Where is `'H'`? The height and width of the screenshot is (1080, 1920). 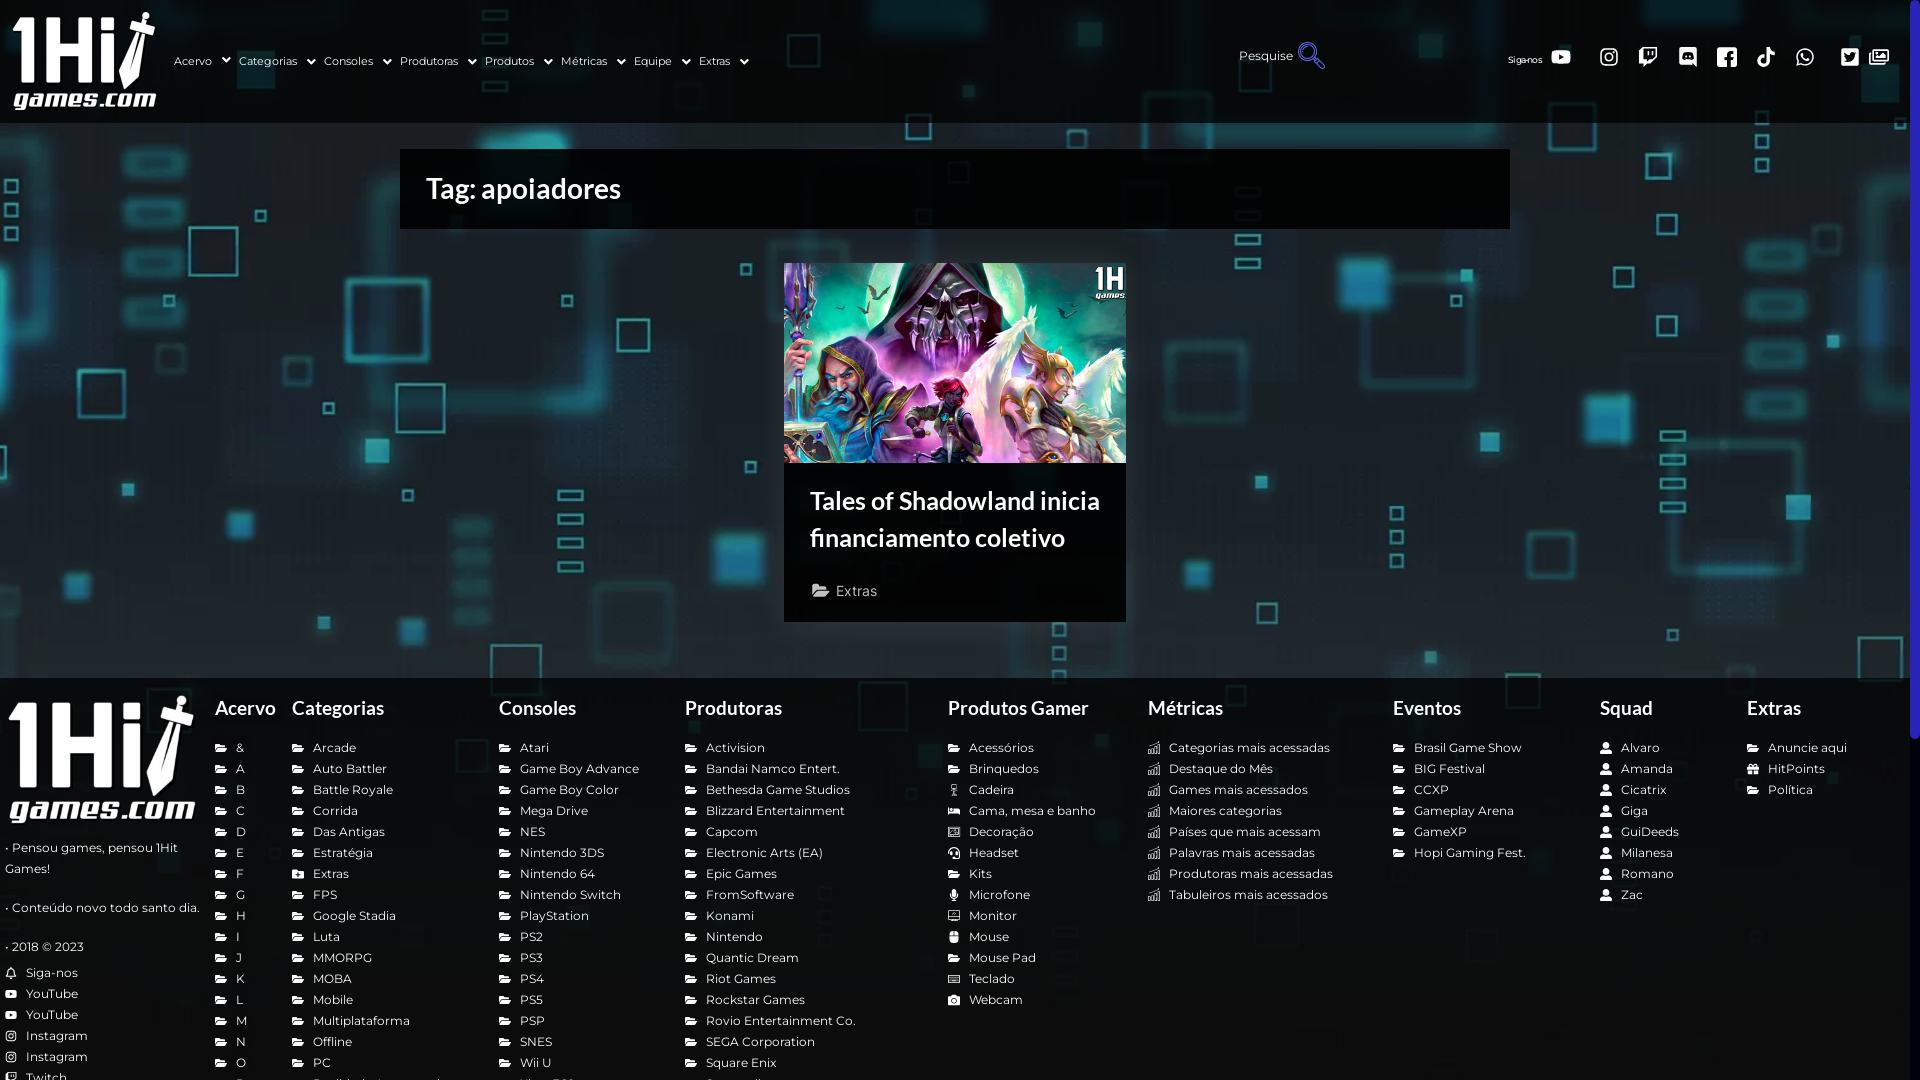 'H' is located at coordinates (242, 915).